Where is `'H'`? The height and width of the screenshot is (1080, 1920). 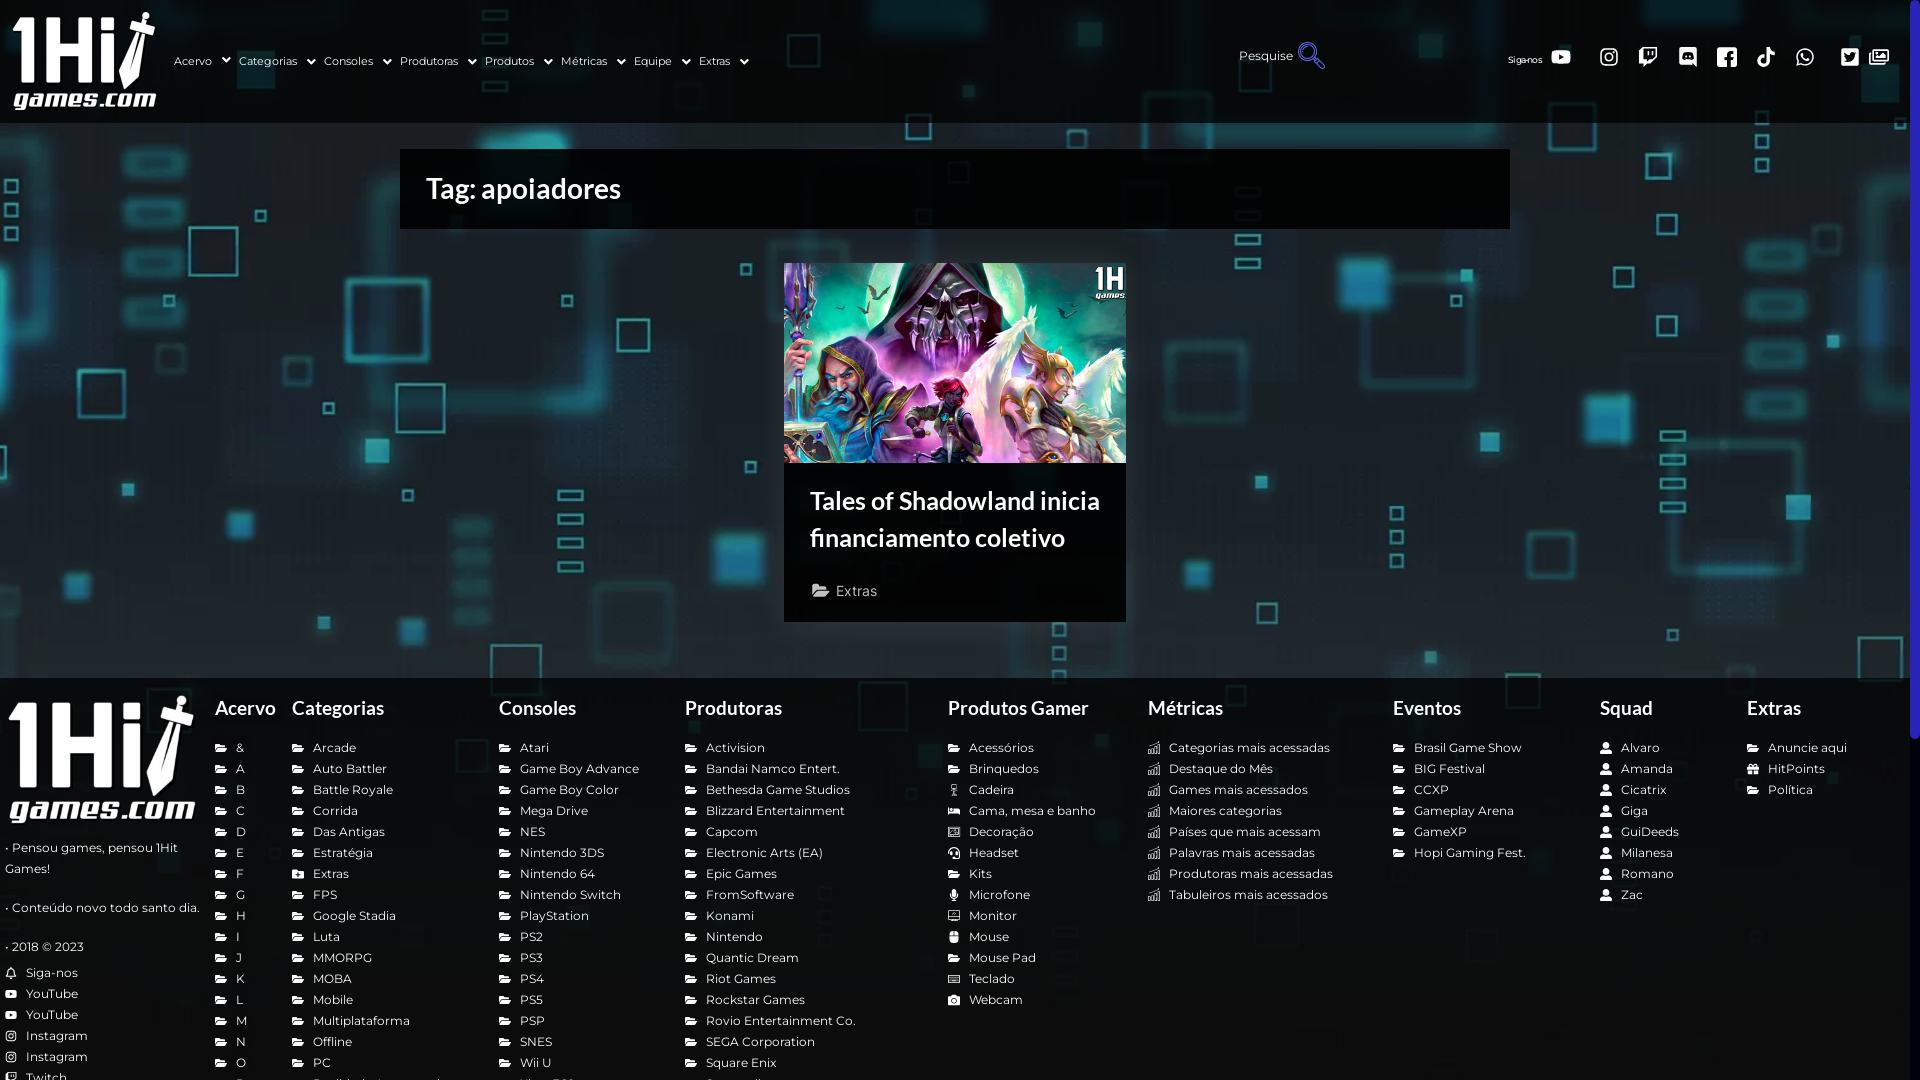 'H' is located at coordinates (242, 915).